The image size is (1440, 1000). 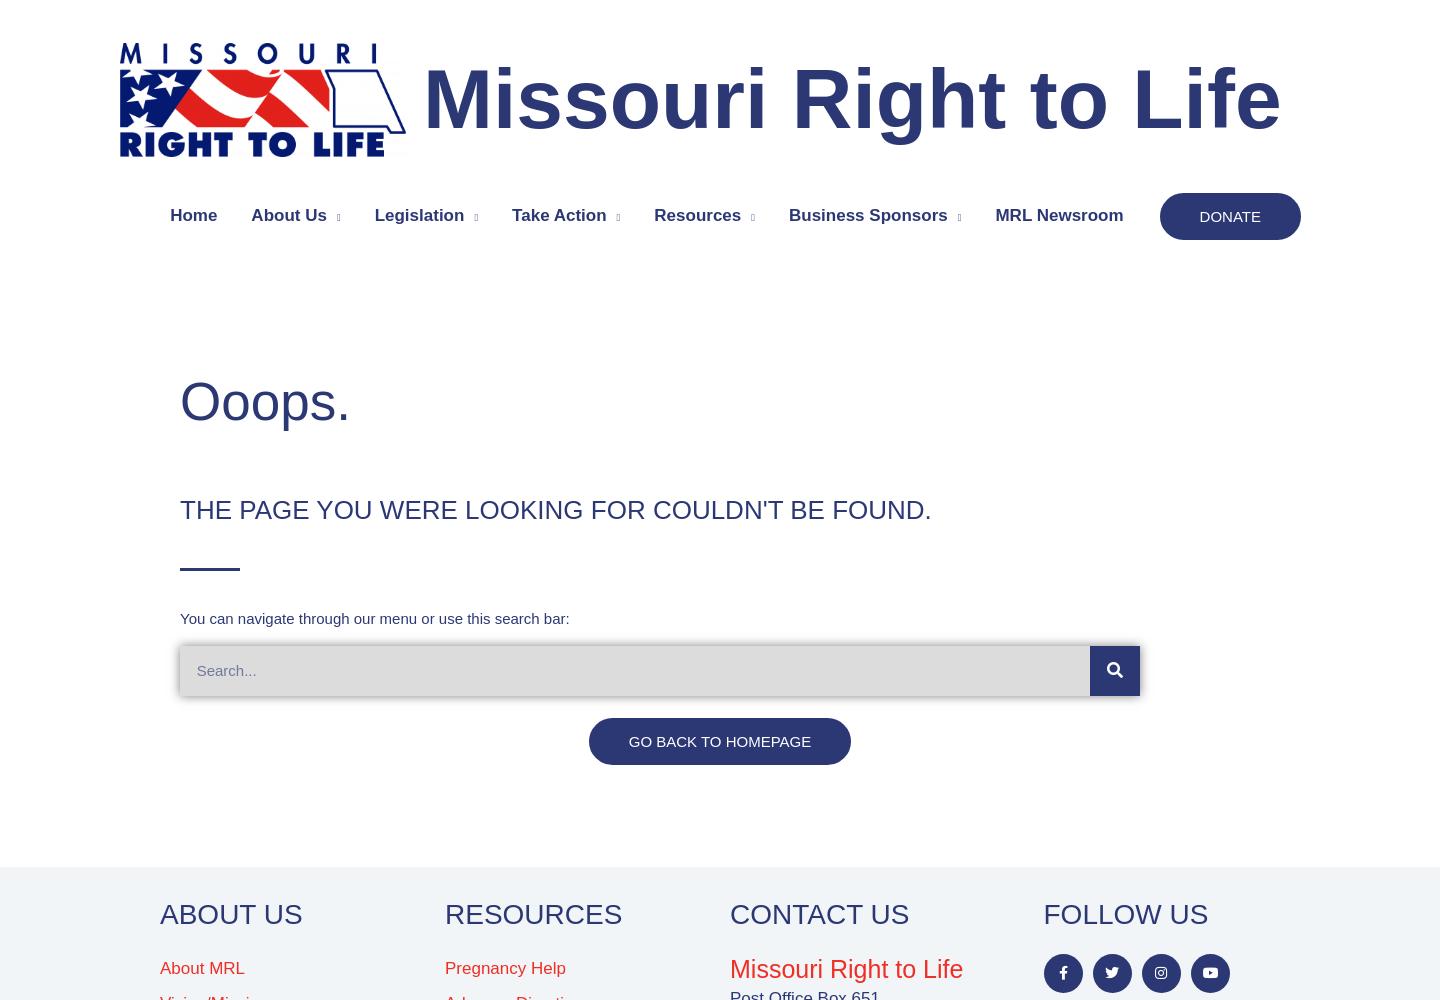 I want to click on 'About MRL', so click(x=158, y=966).